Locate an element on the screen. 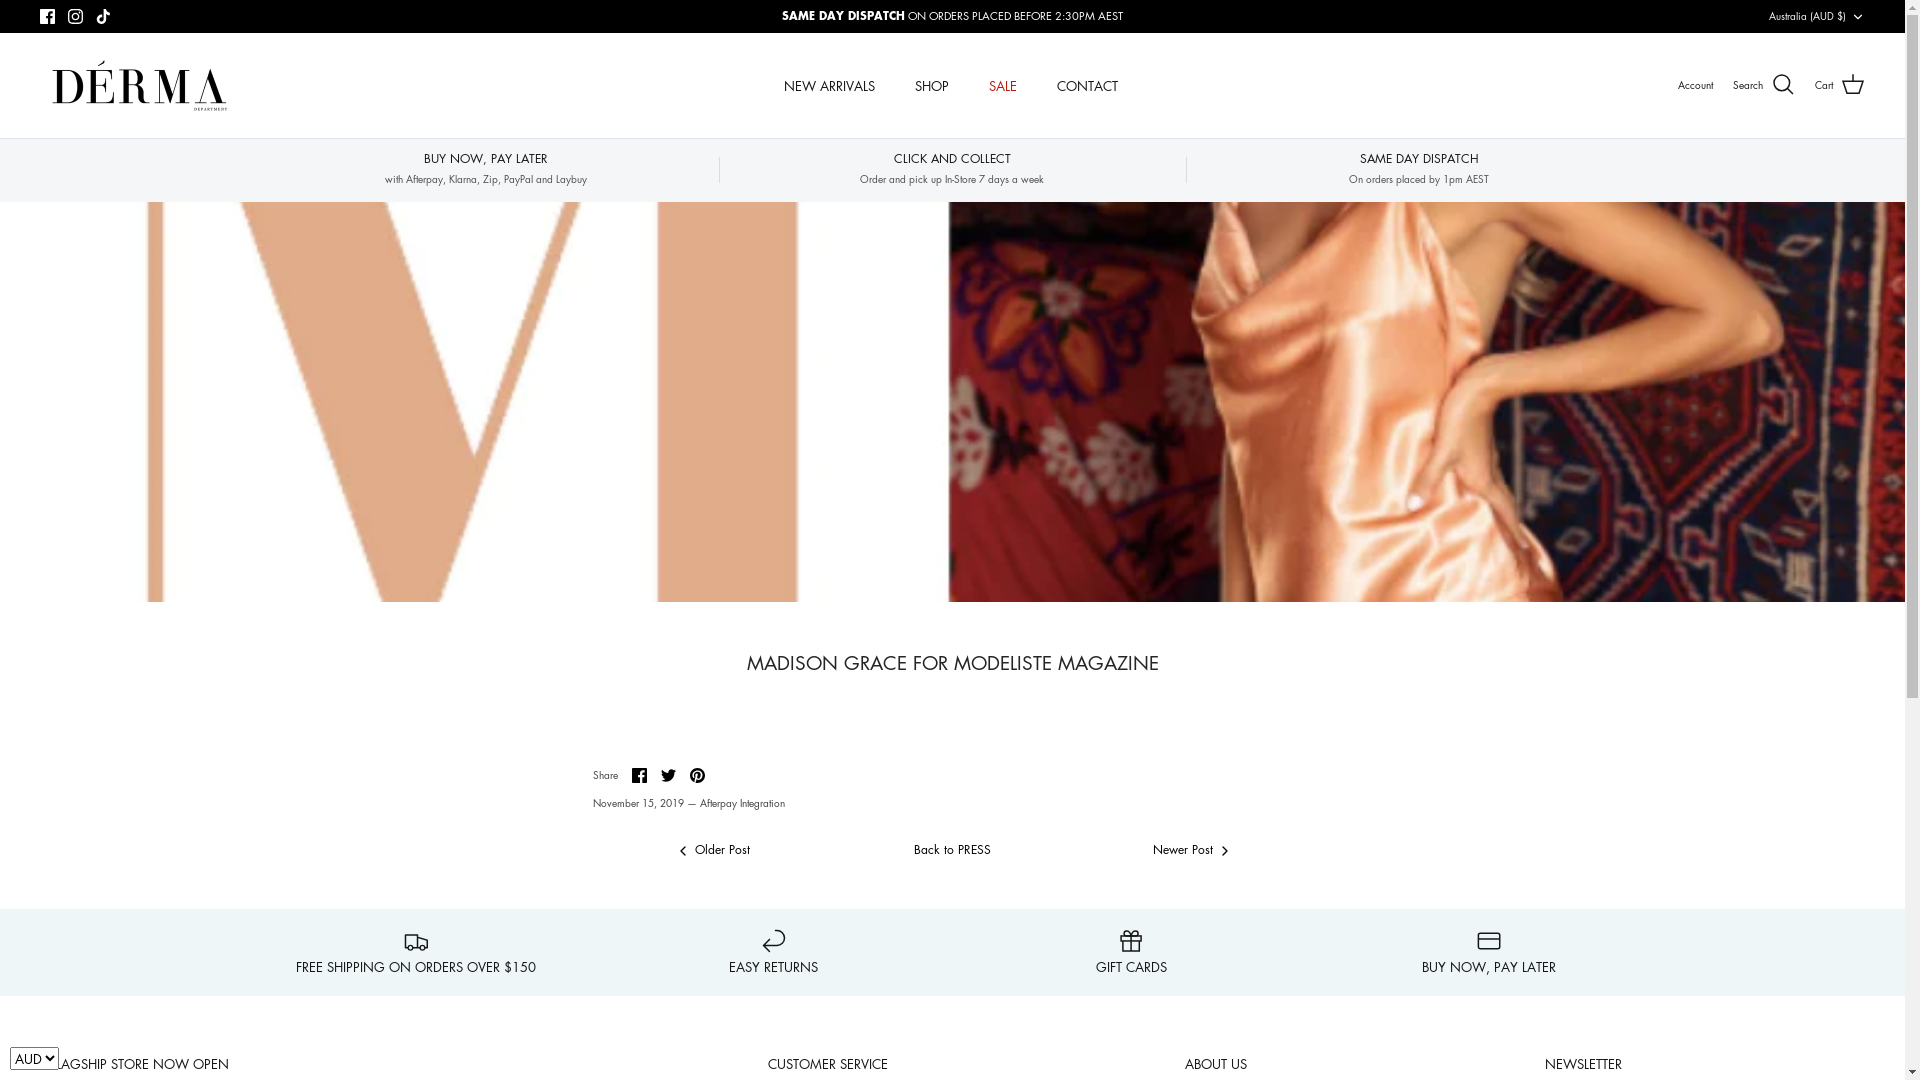 The width and height of the screenshot is (1920, 1080). 'Facebook is located at coordinates (638, 774).